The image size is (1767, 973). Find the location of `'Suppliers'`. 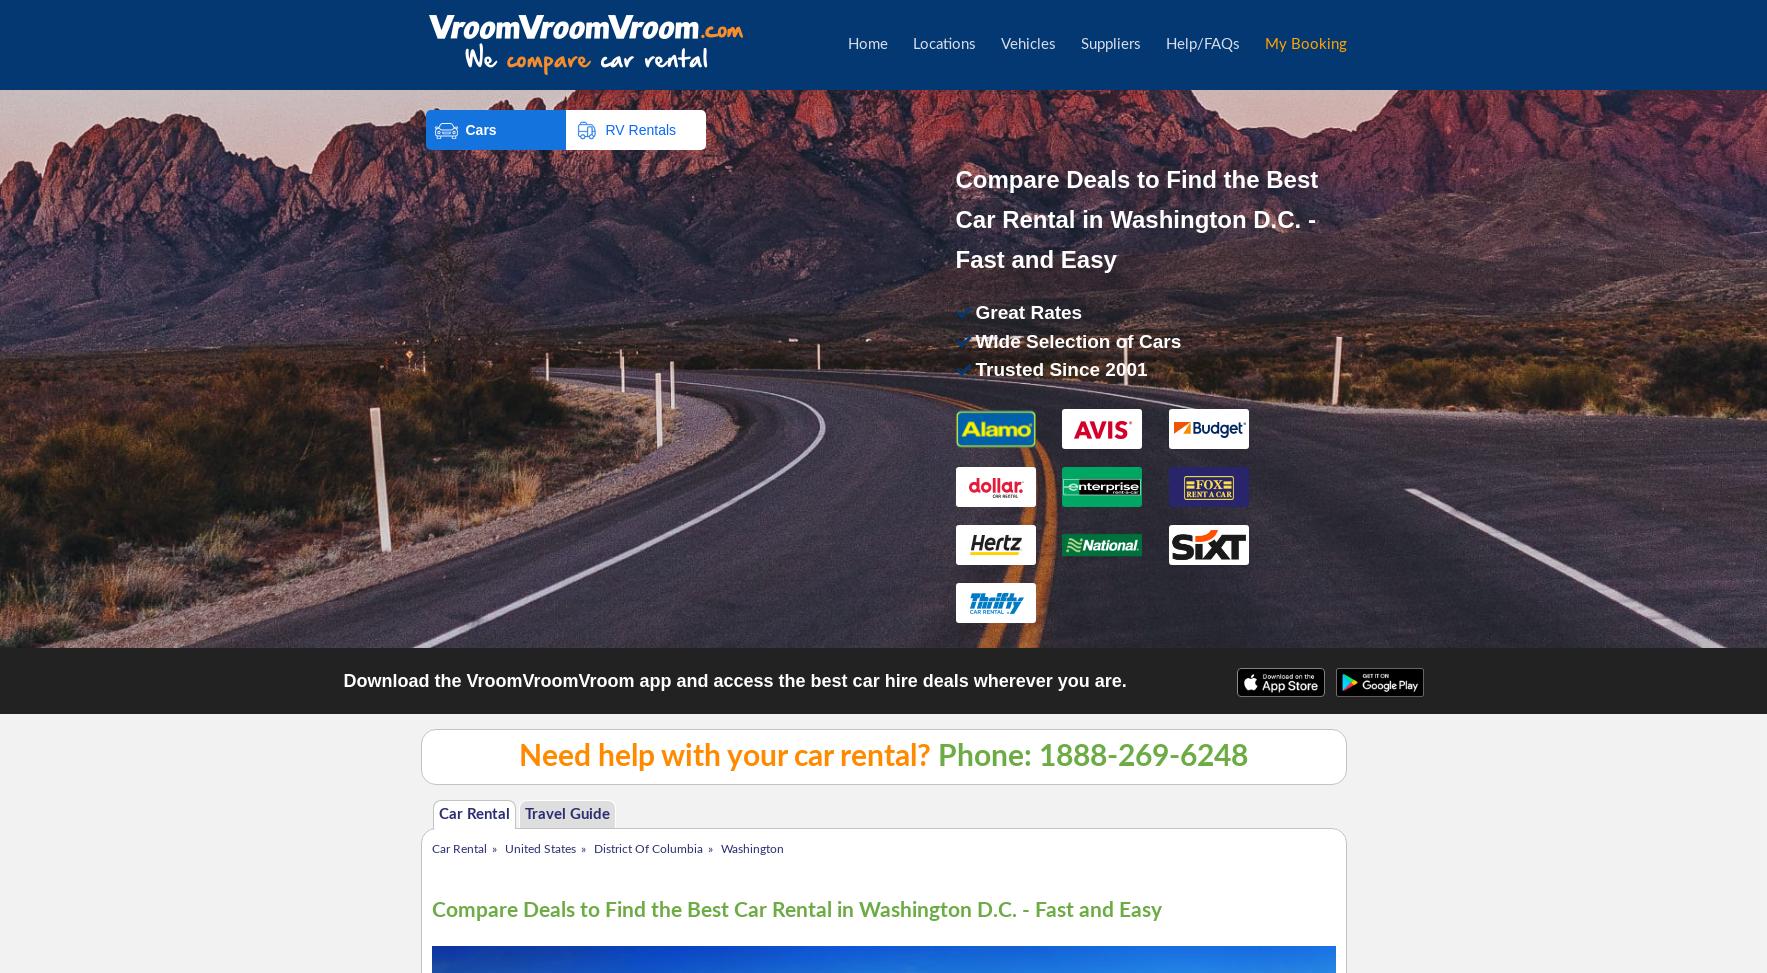

'Suppliers' is located at coordinates (1110, 44).